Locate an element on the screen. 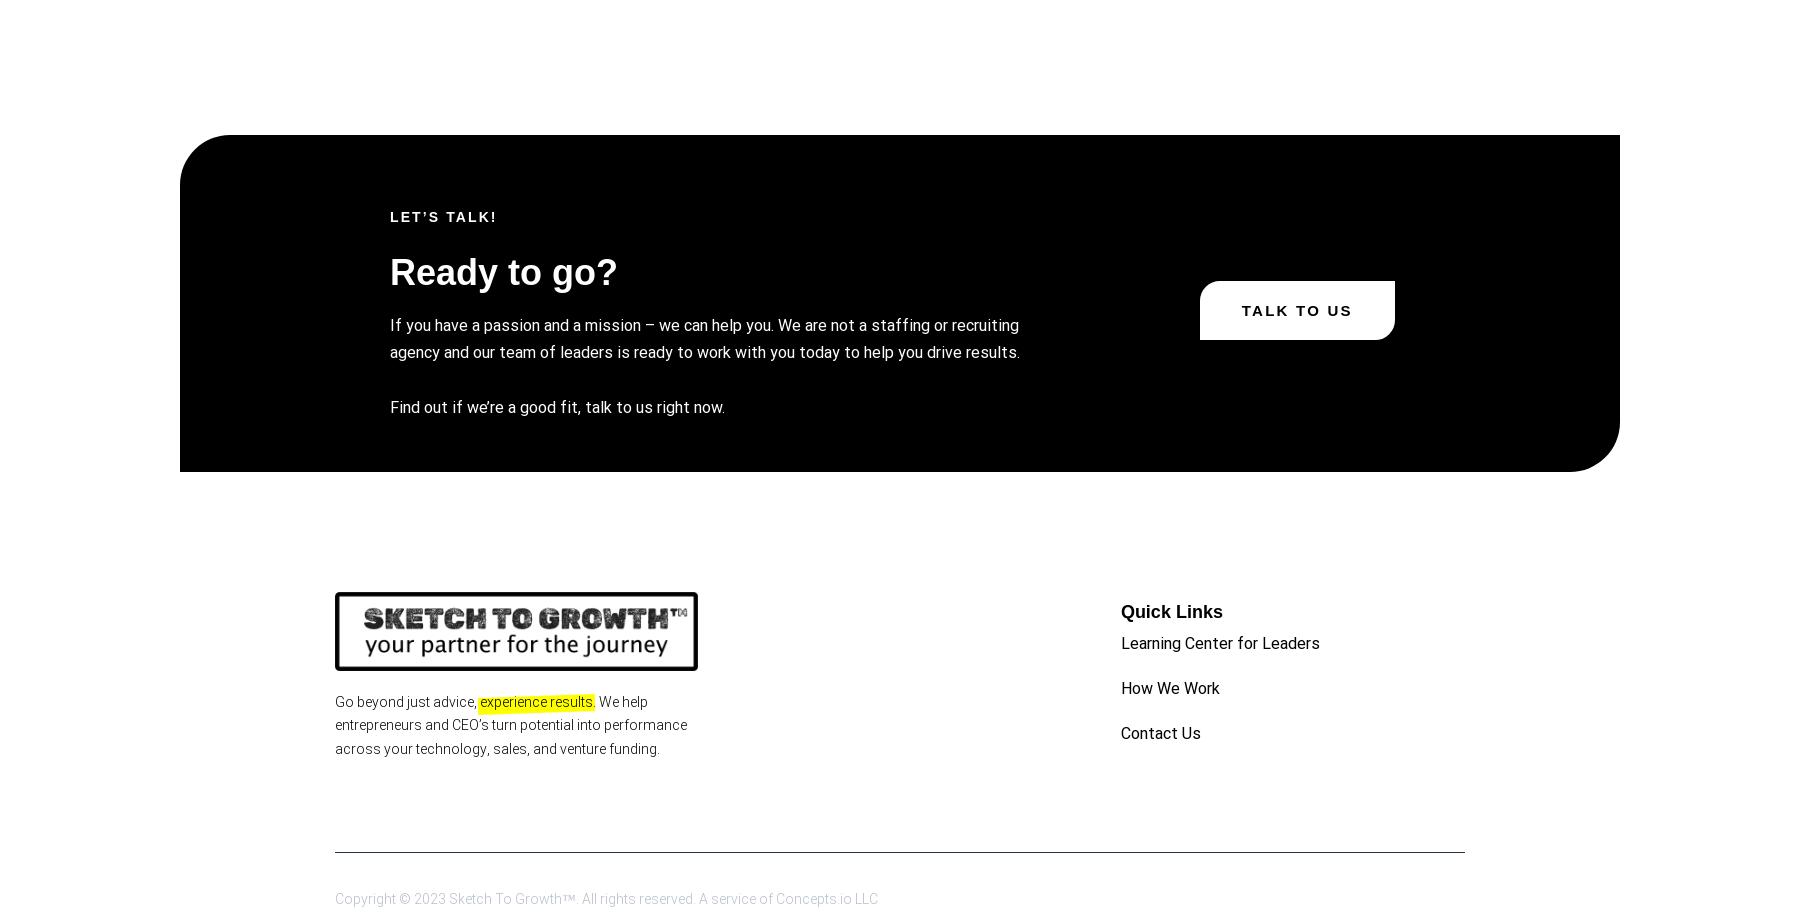 This screenshot has width=1800, height=922. '. We help entrepreneurs and CEO’s turn potential into performance across your technology, sales, and venture funding.' is located at coordinates (510, 724).